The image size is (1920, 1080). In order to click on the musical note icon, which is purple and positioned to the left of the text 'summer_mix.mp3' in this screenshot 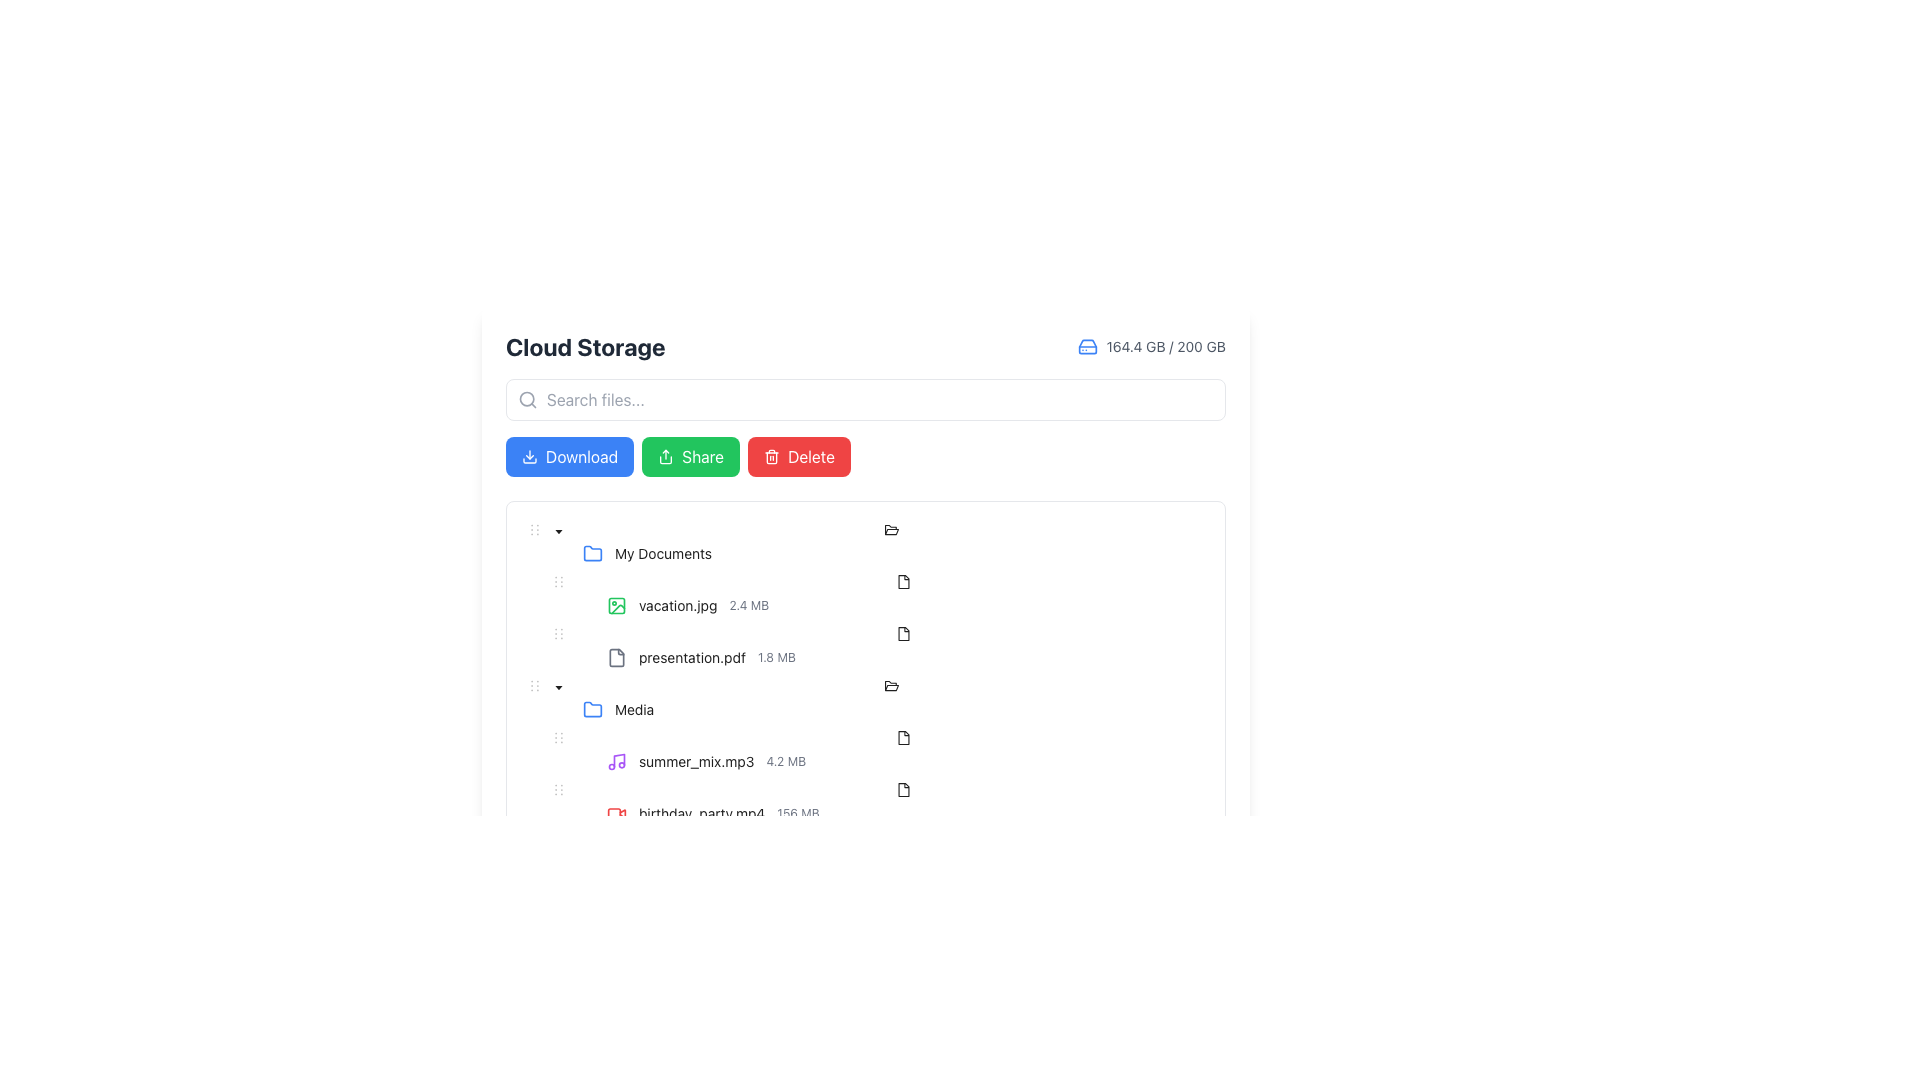, I will do `click(616, 762)`.